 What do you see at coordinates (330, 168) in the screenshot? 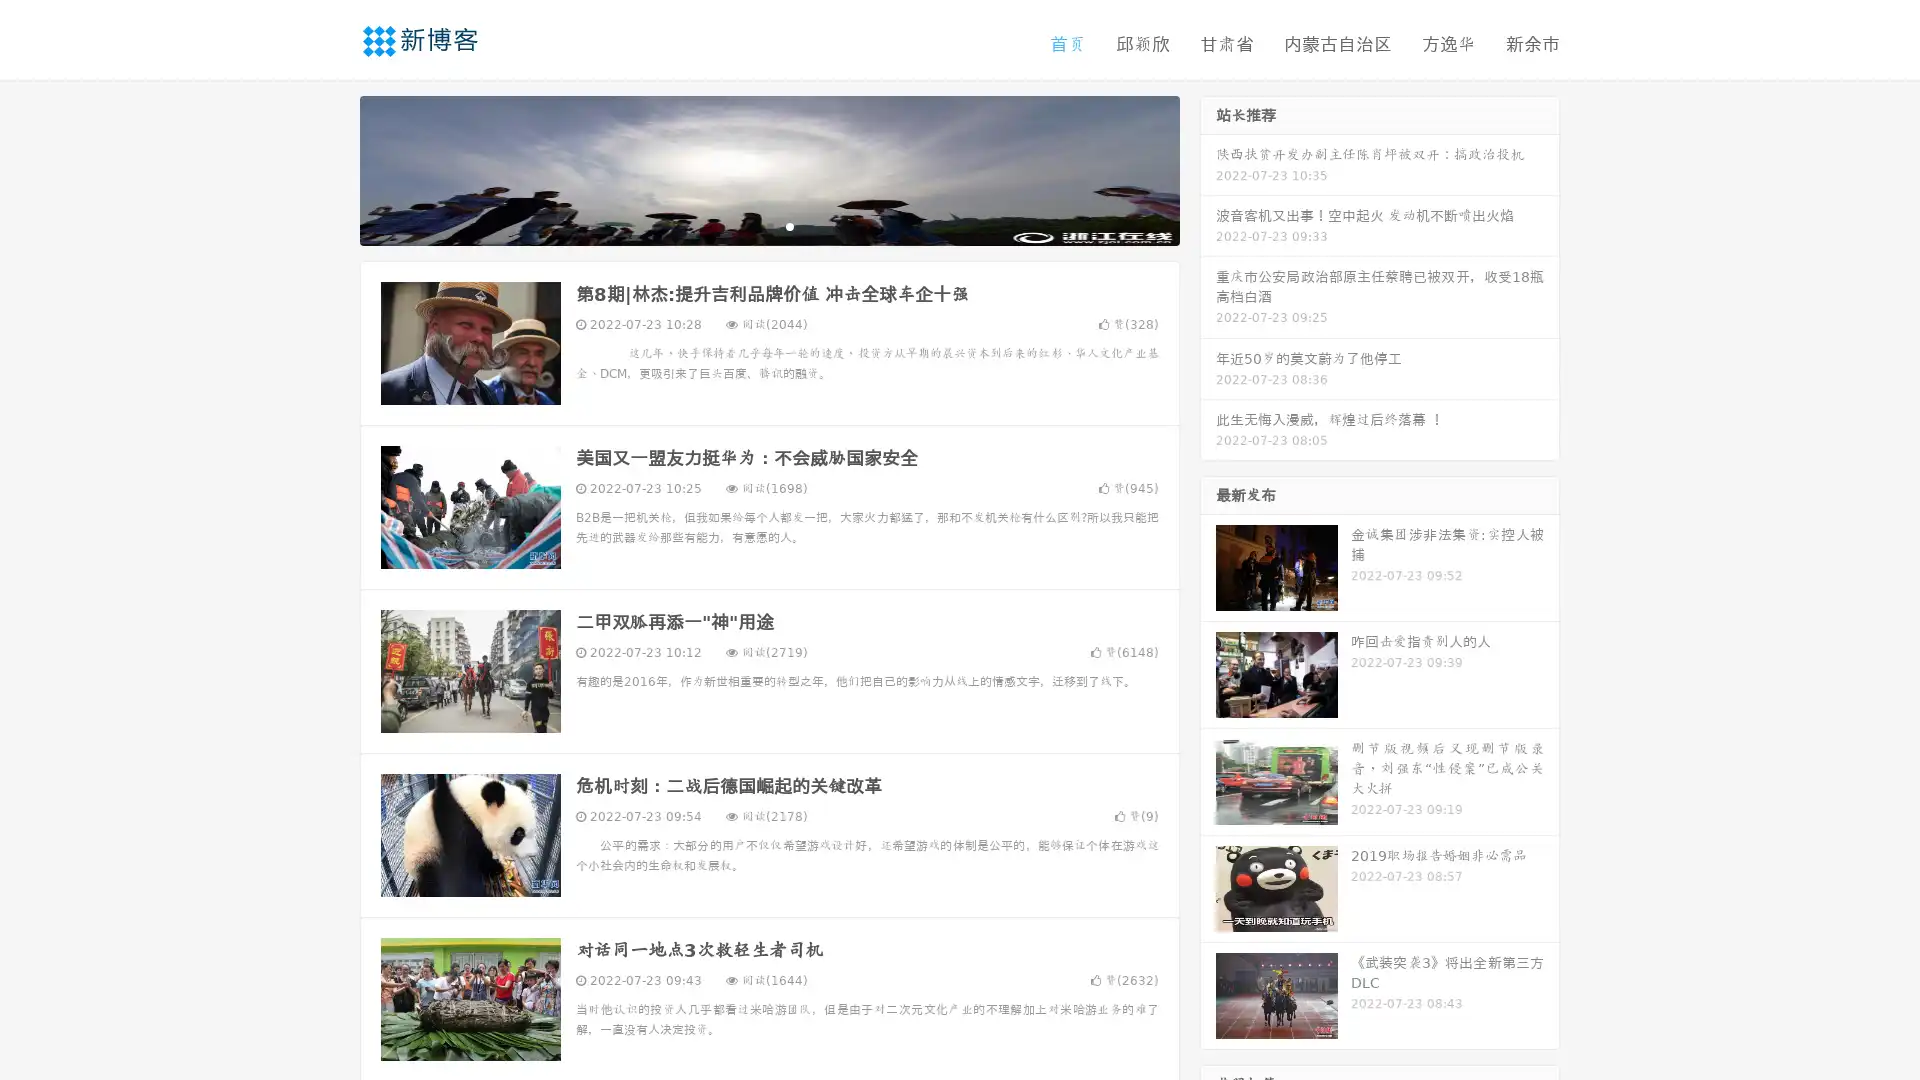
I see `Previous slide` at bounding box center [330, 168].